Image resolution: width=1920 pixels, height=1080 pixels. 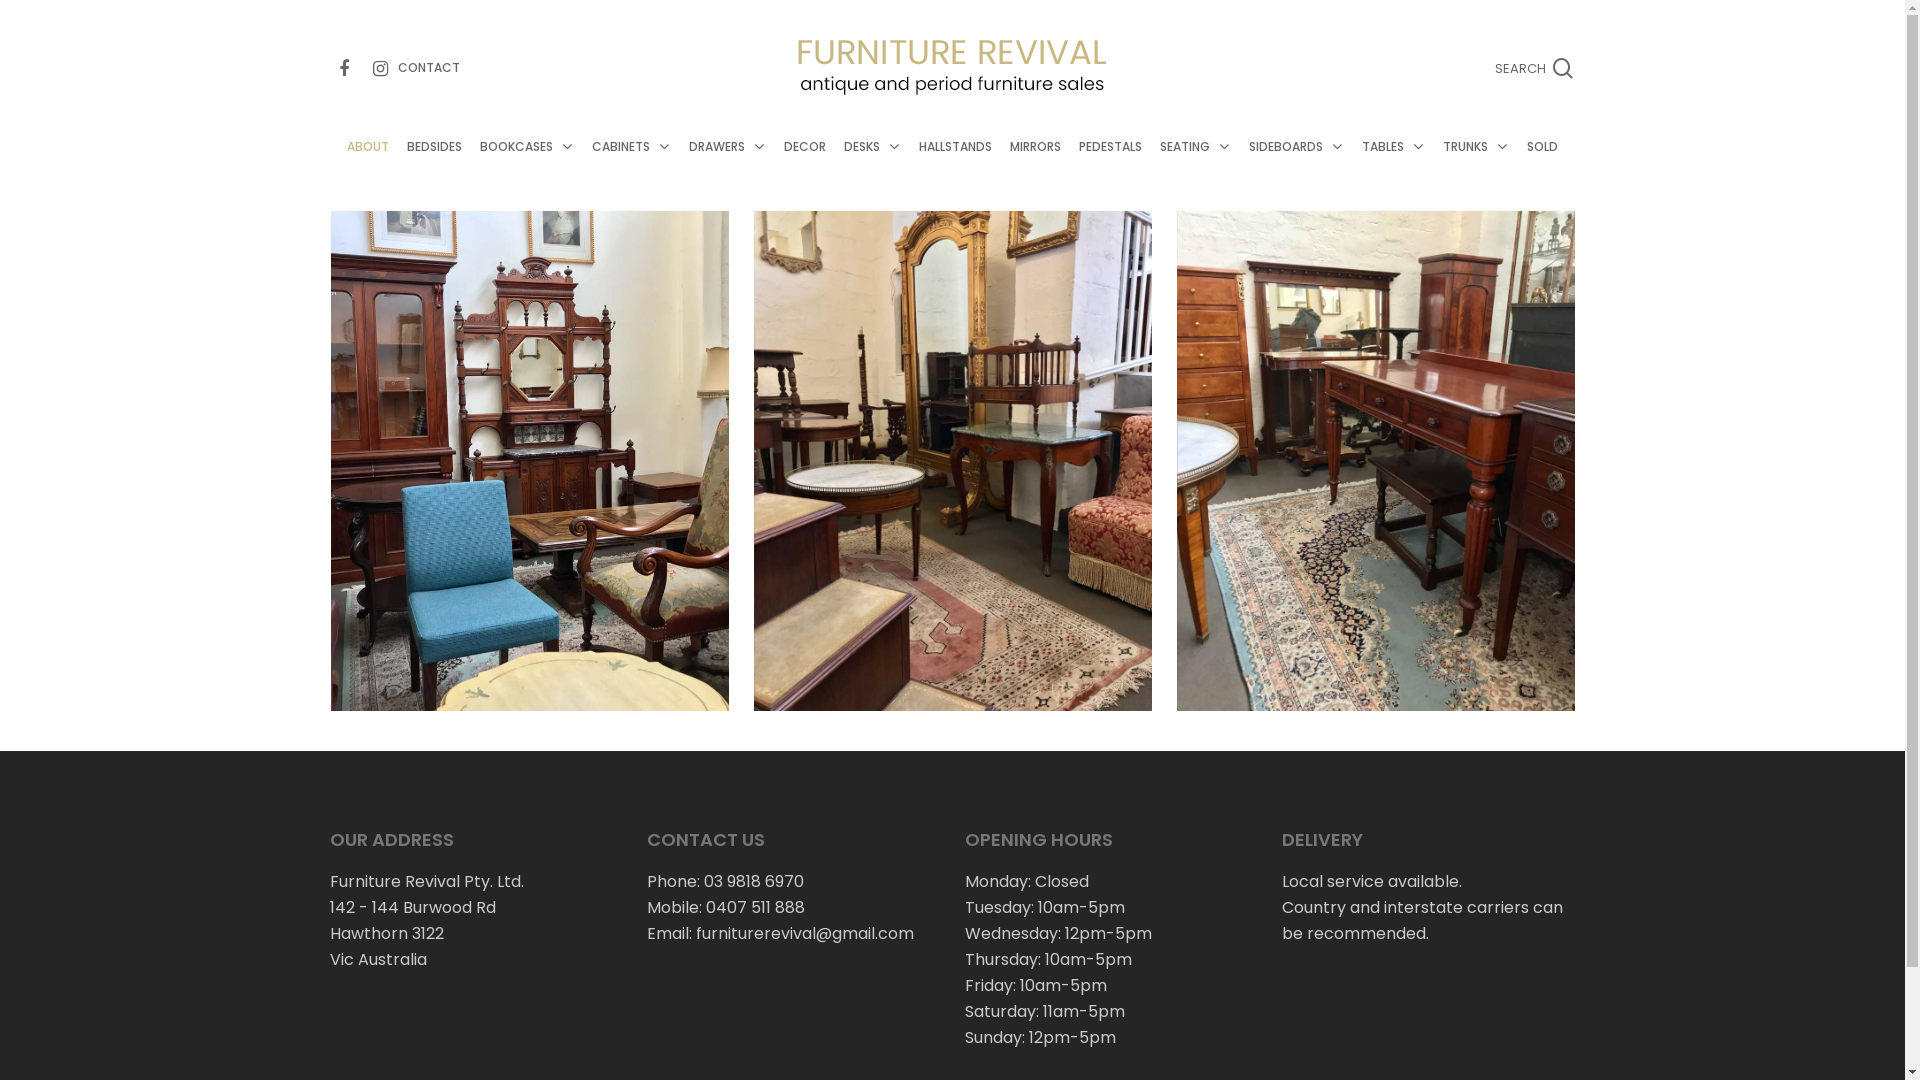 I want to click on 'DECOR', so click(x=773, y=165).